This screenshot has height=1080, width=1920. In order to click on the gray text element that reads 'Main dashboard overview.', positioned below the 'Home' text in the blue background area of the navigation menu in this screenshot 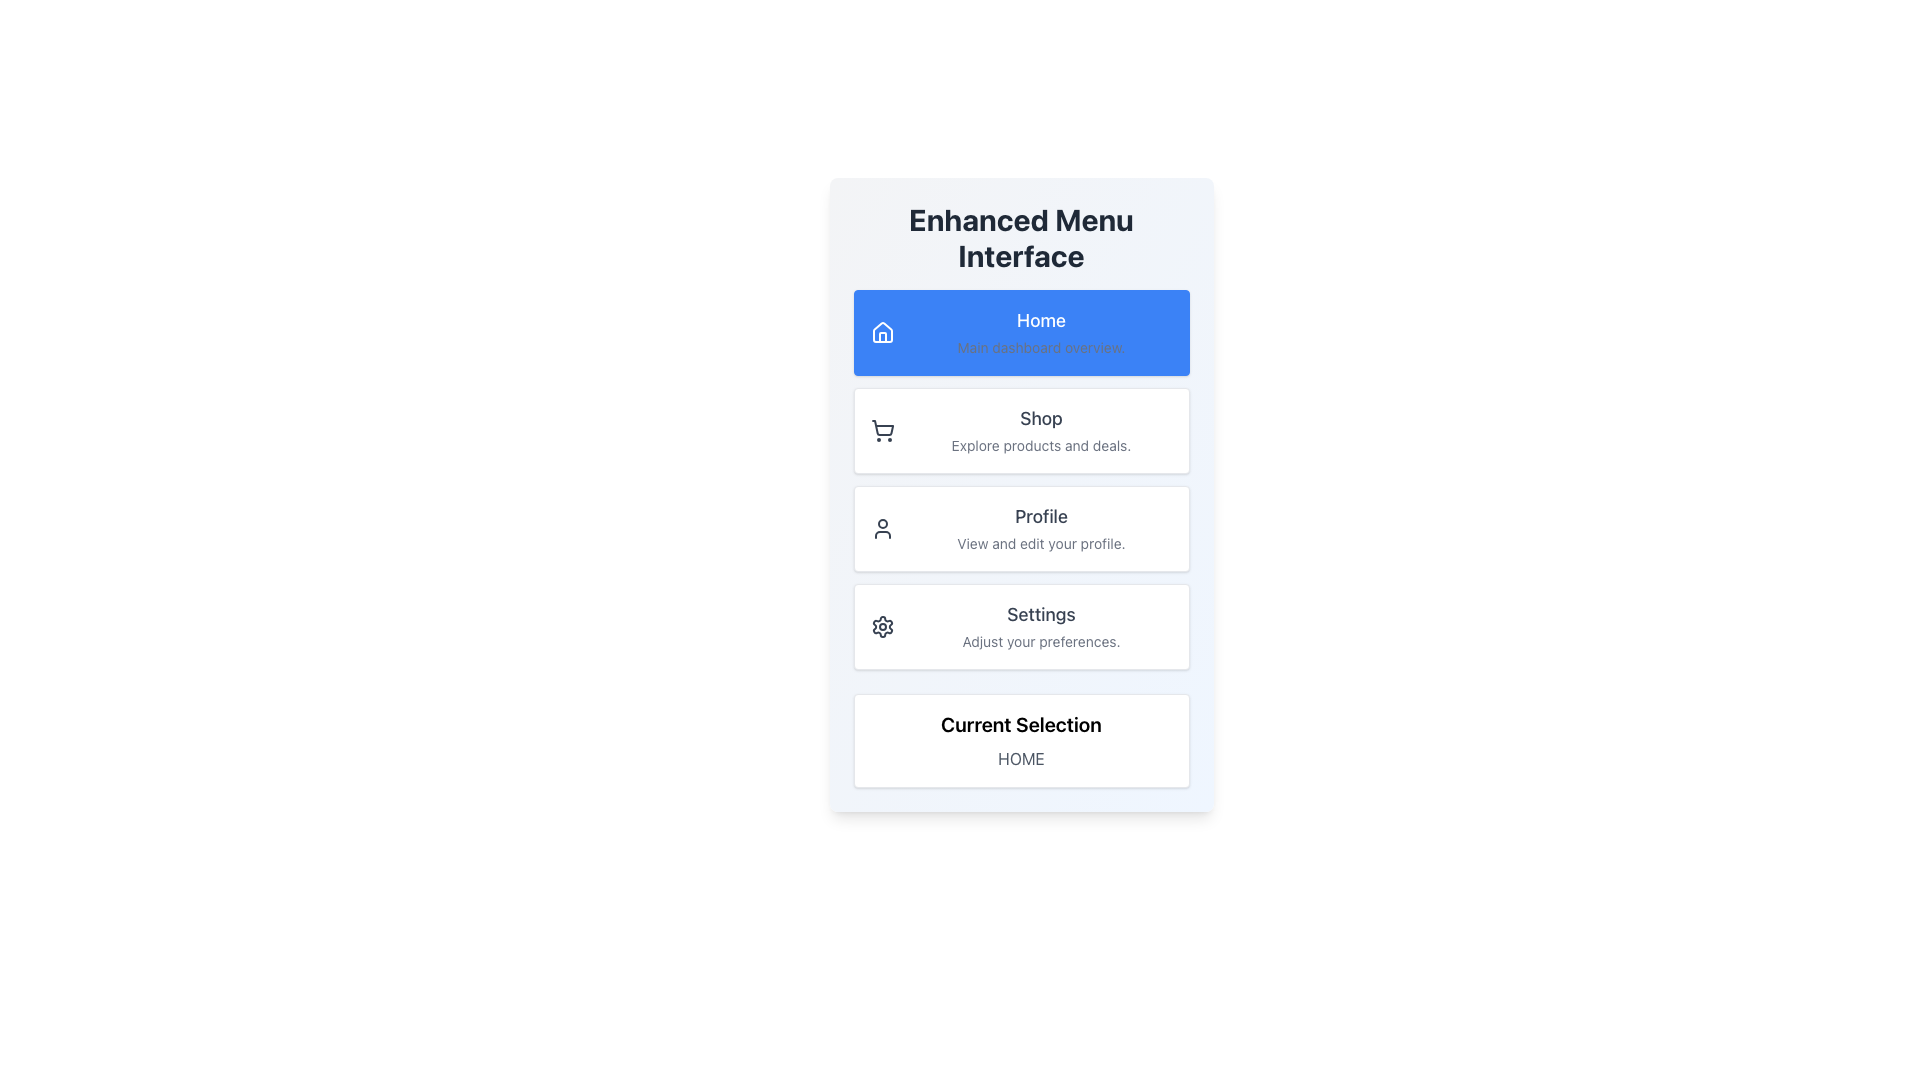, I will do `click(1040, 346)`.